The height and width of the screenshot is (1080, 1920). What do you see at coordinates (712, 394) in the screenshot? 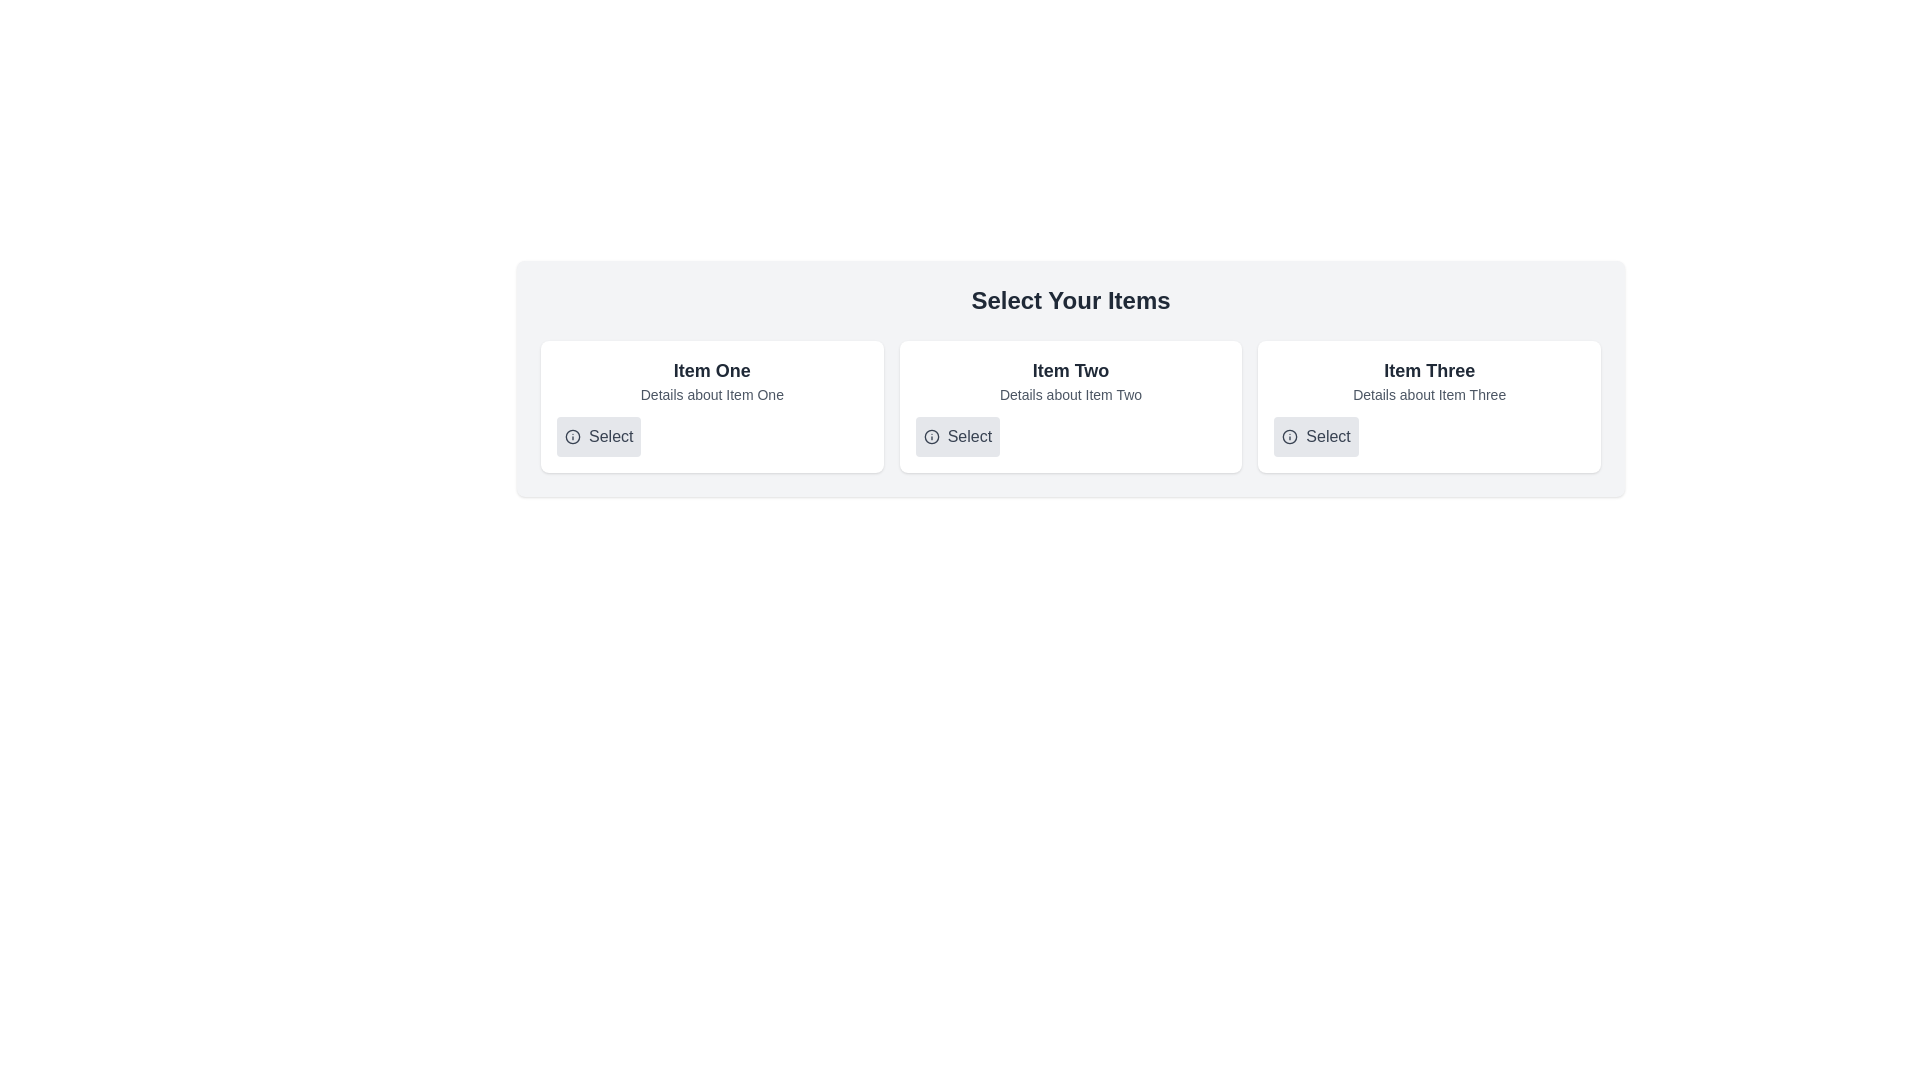
I see `the informational text label that provides details about 'Item One', positioned below its title in the card under 'Select Your Items'` at bounding box center [712, 394].